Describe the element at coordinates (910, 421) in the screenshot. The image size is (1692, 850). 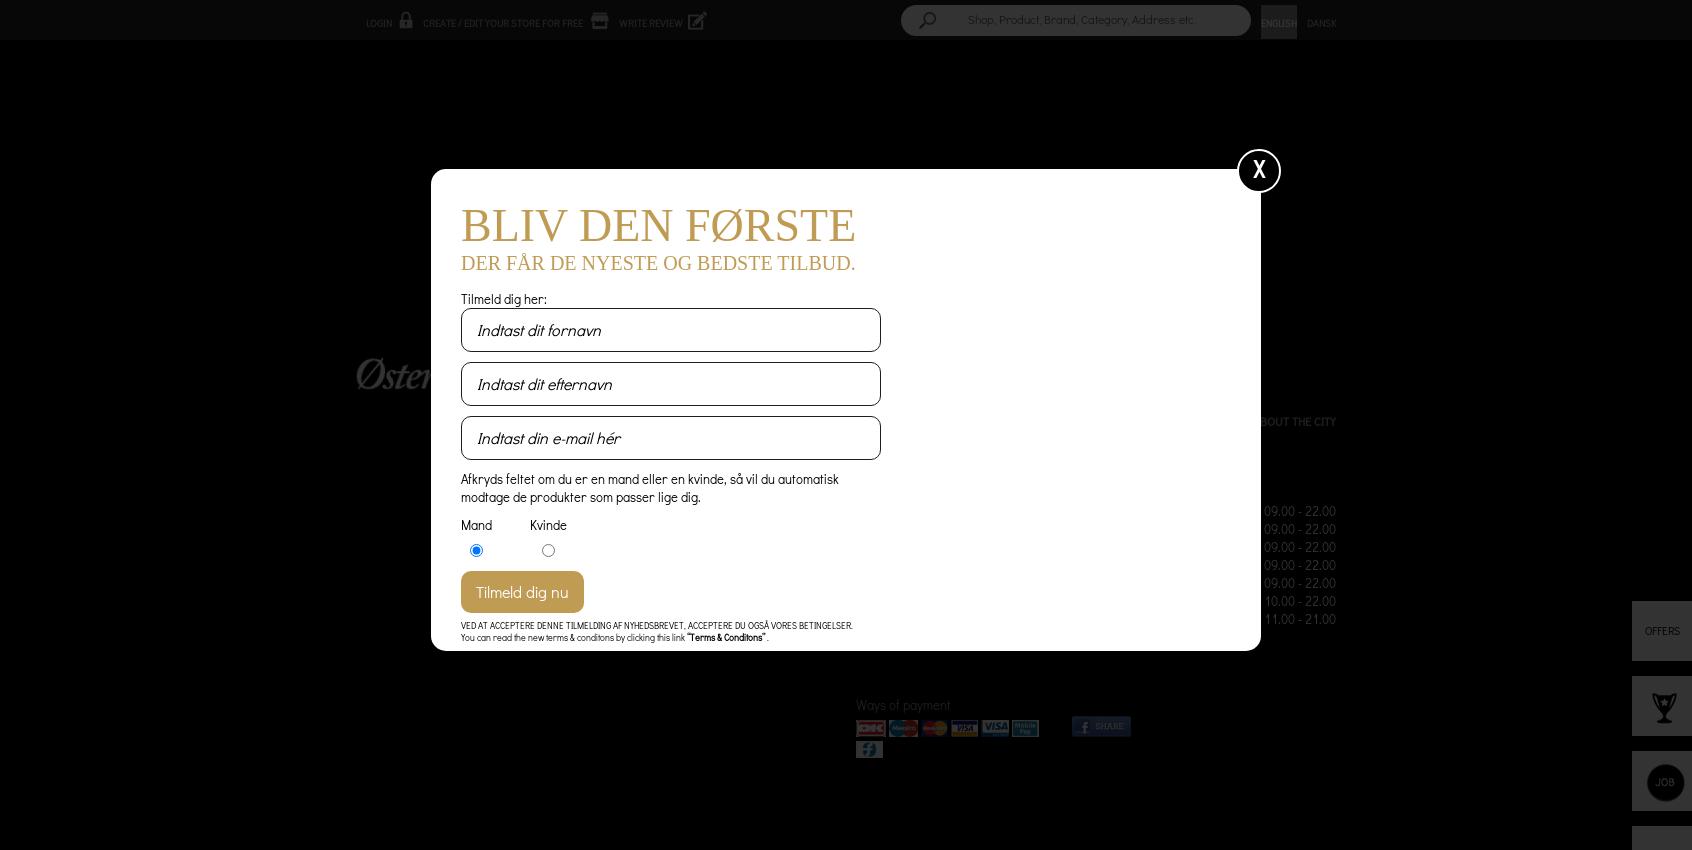
I see `'Food'` at that location.